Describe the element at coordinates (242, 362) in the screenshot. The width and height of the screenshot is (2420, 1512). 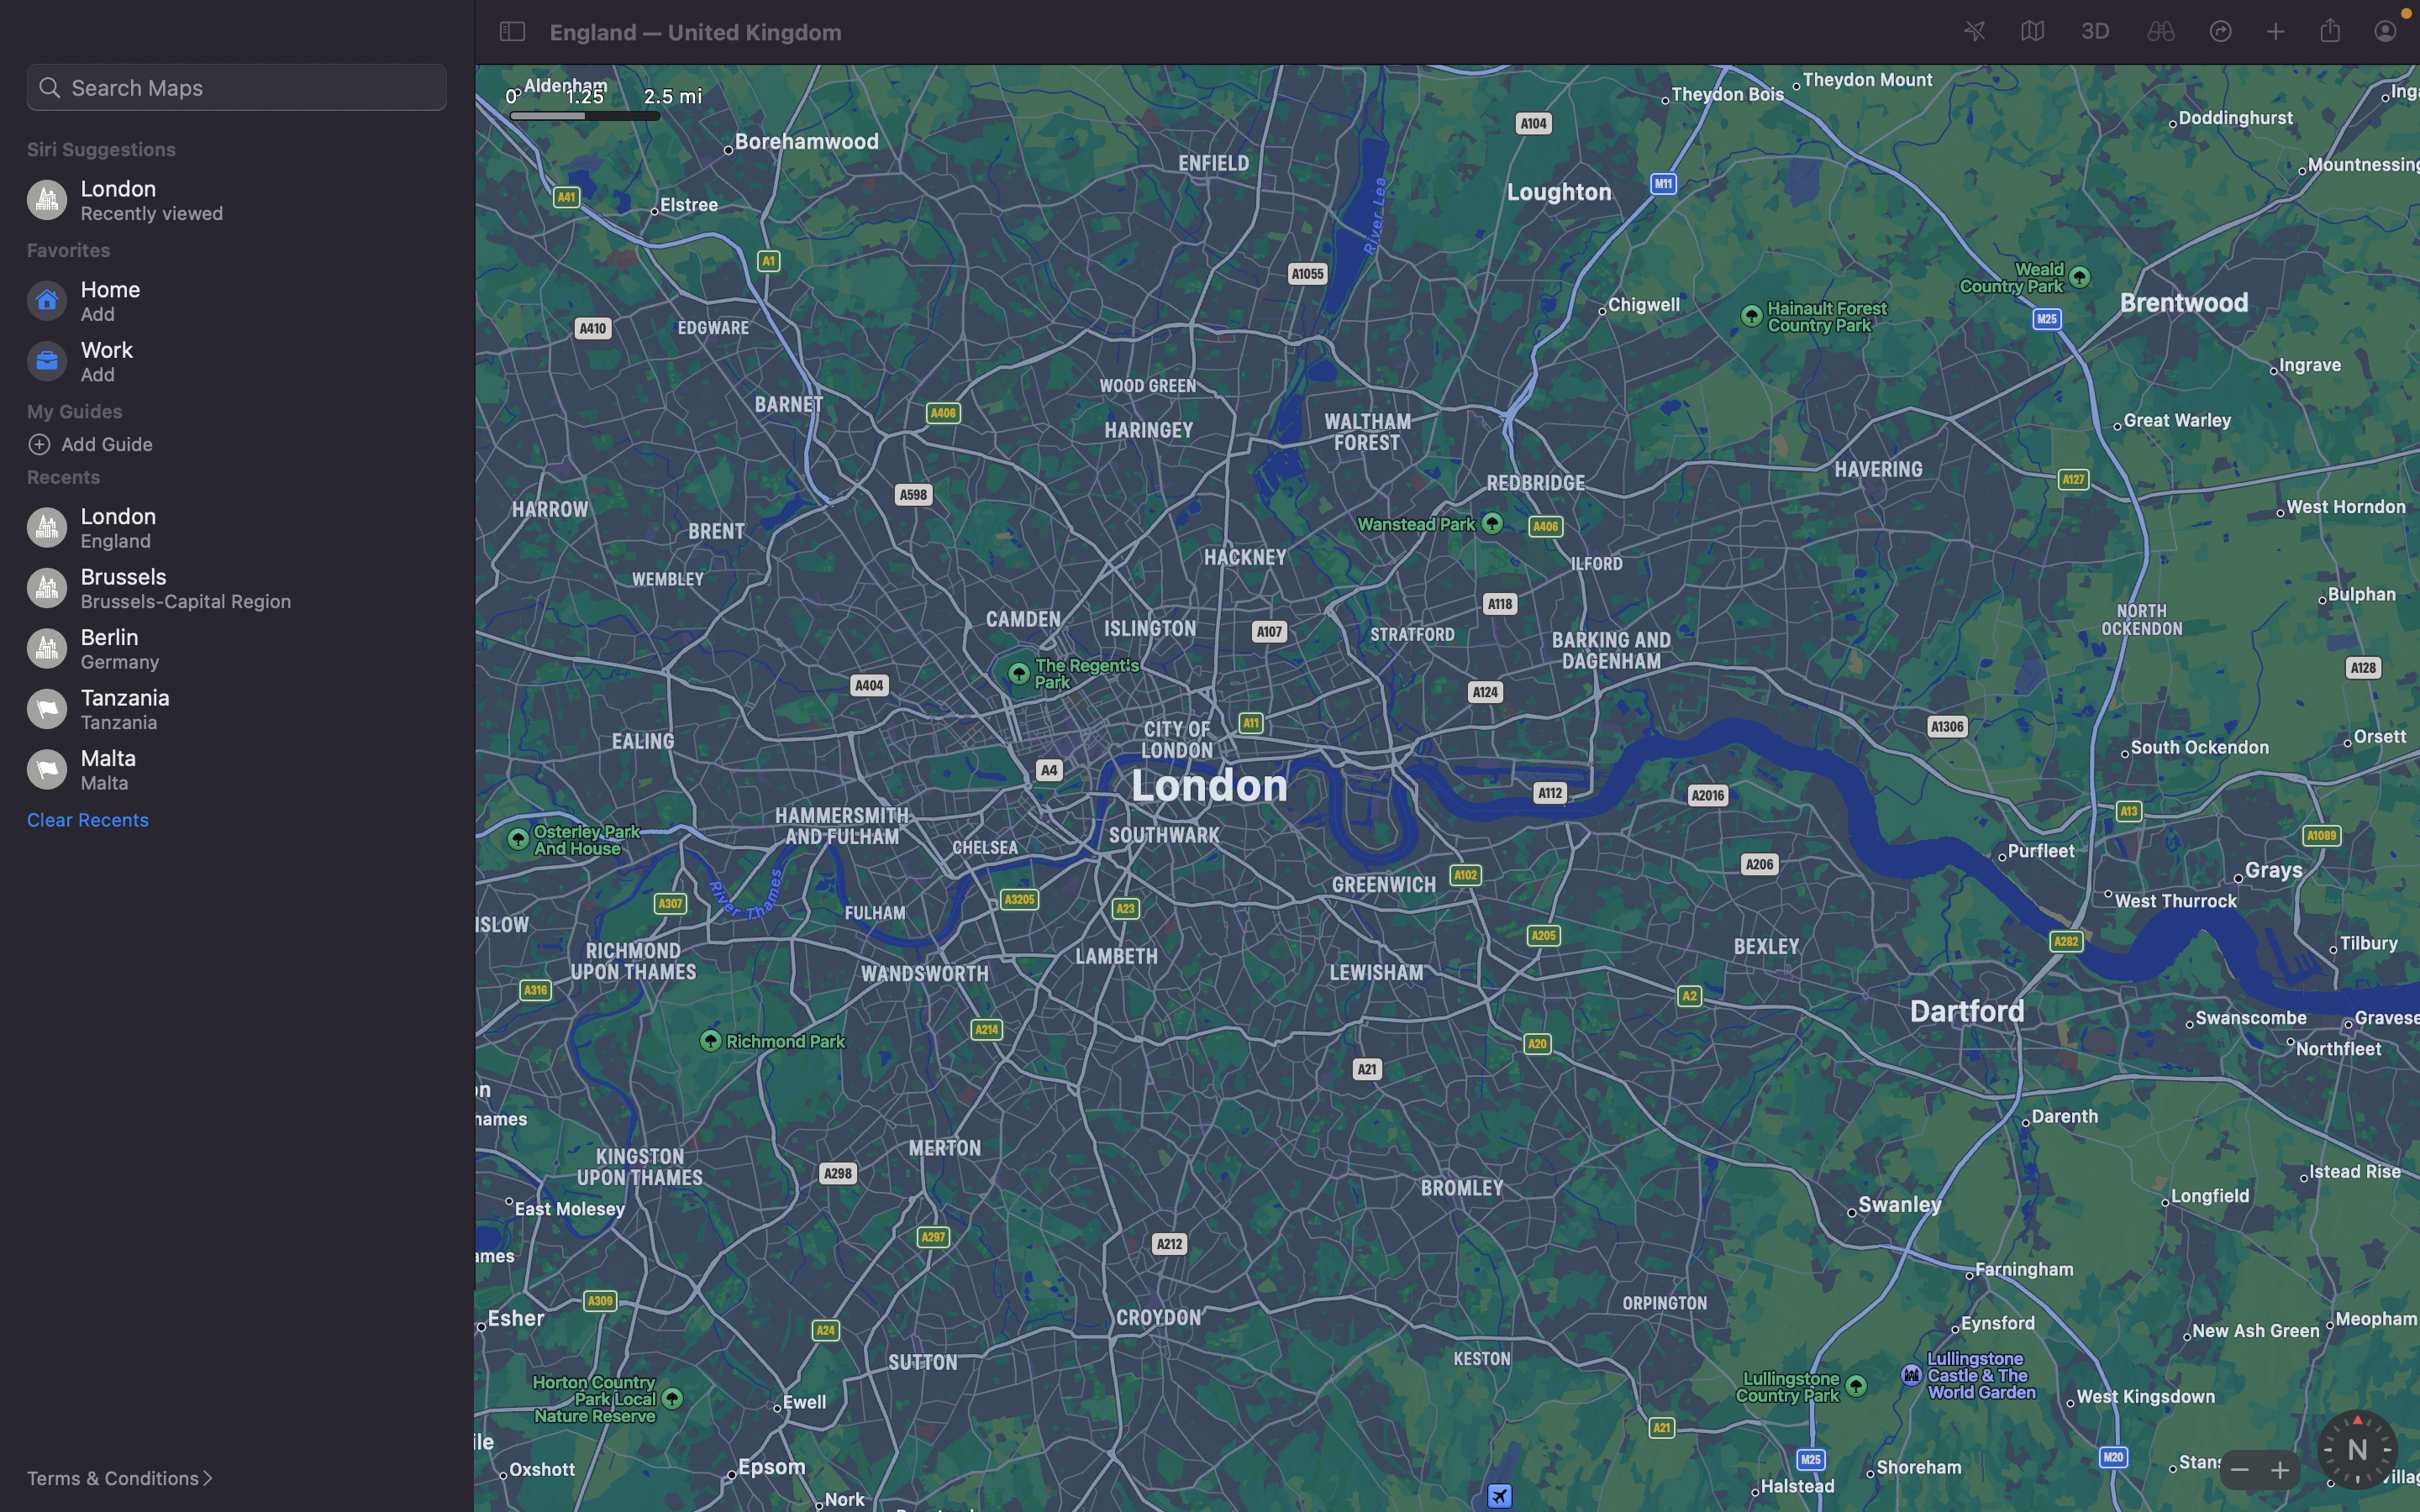
I see `Add a new work location` at that location.